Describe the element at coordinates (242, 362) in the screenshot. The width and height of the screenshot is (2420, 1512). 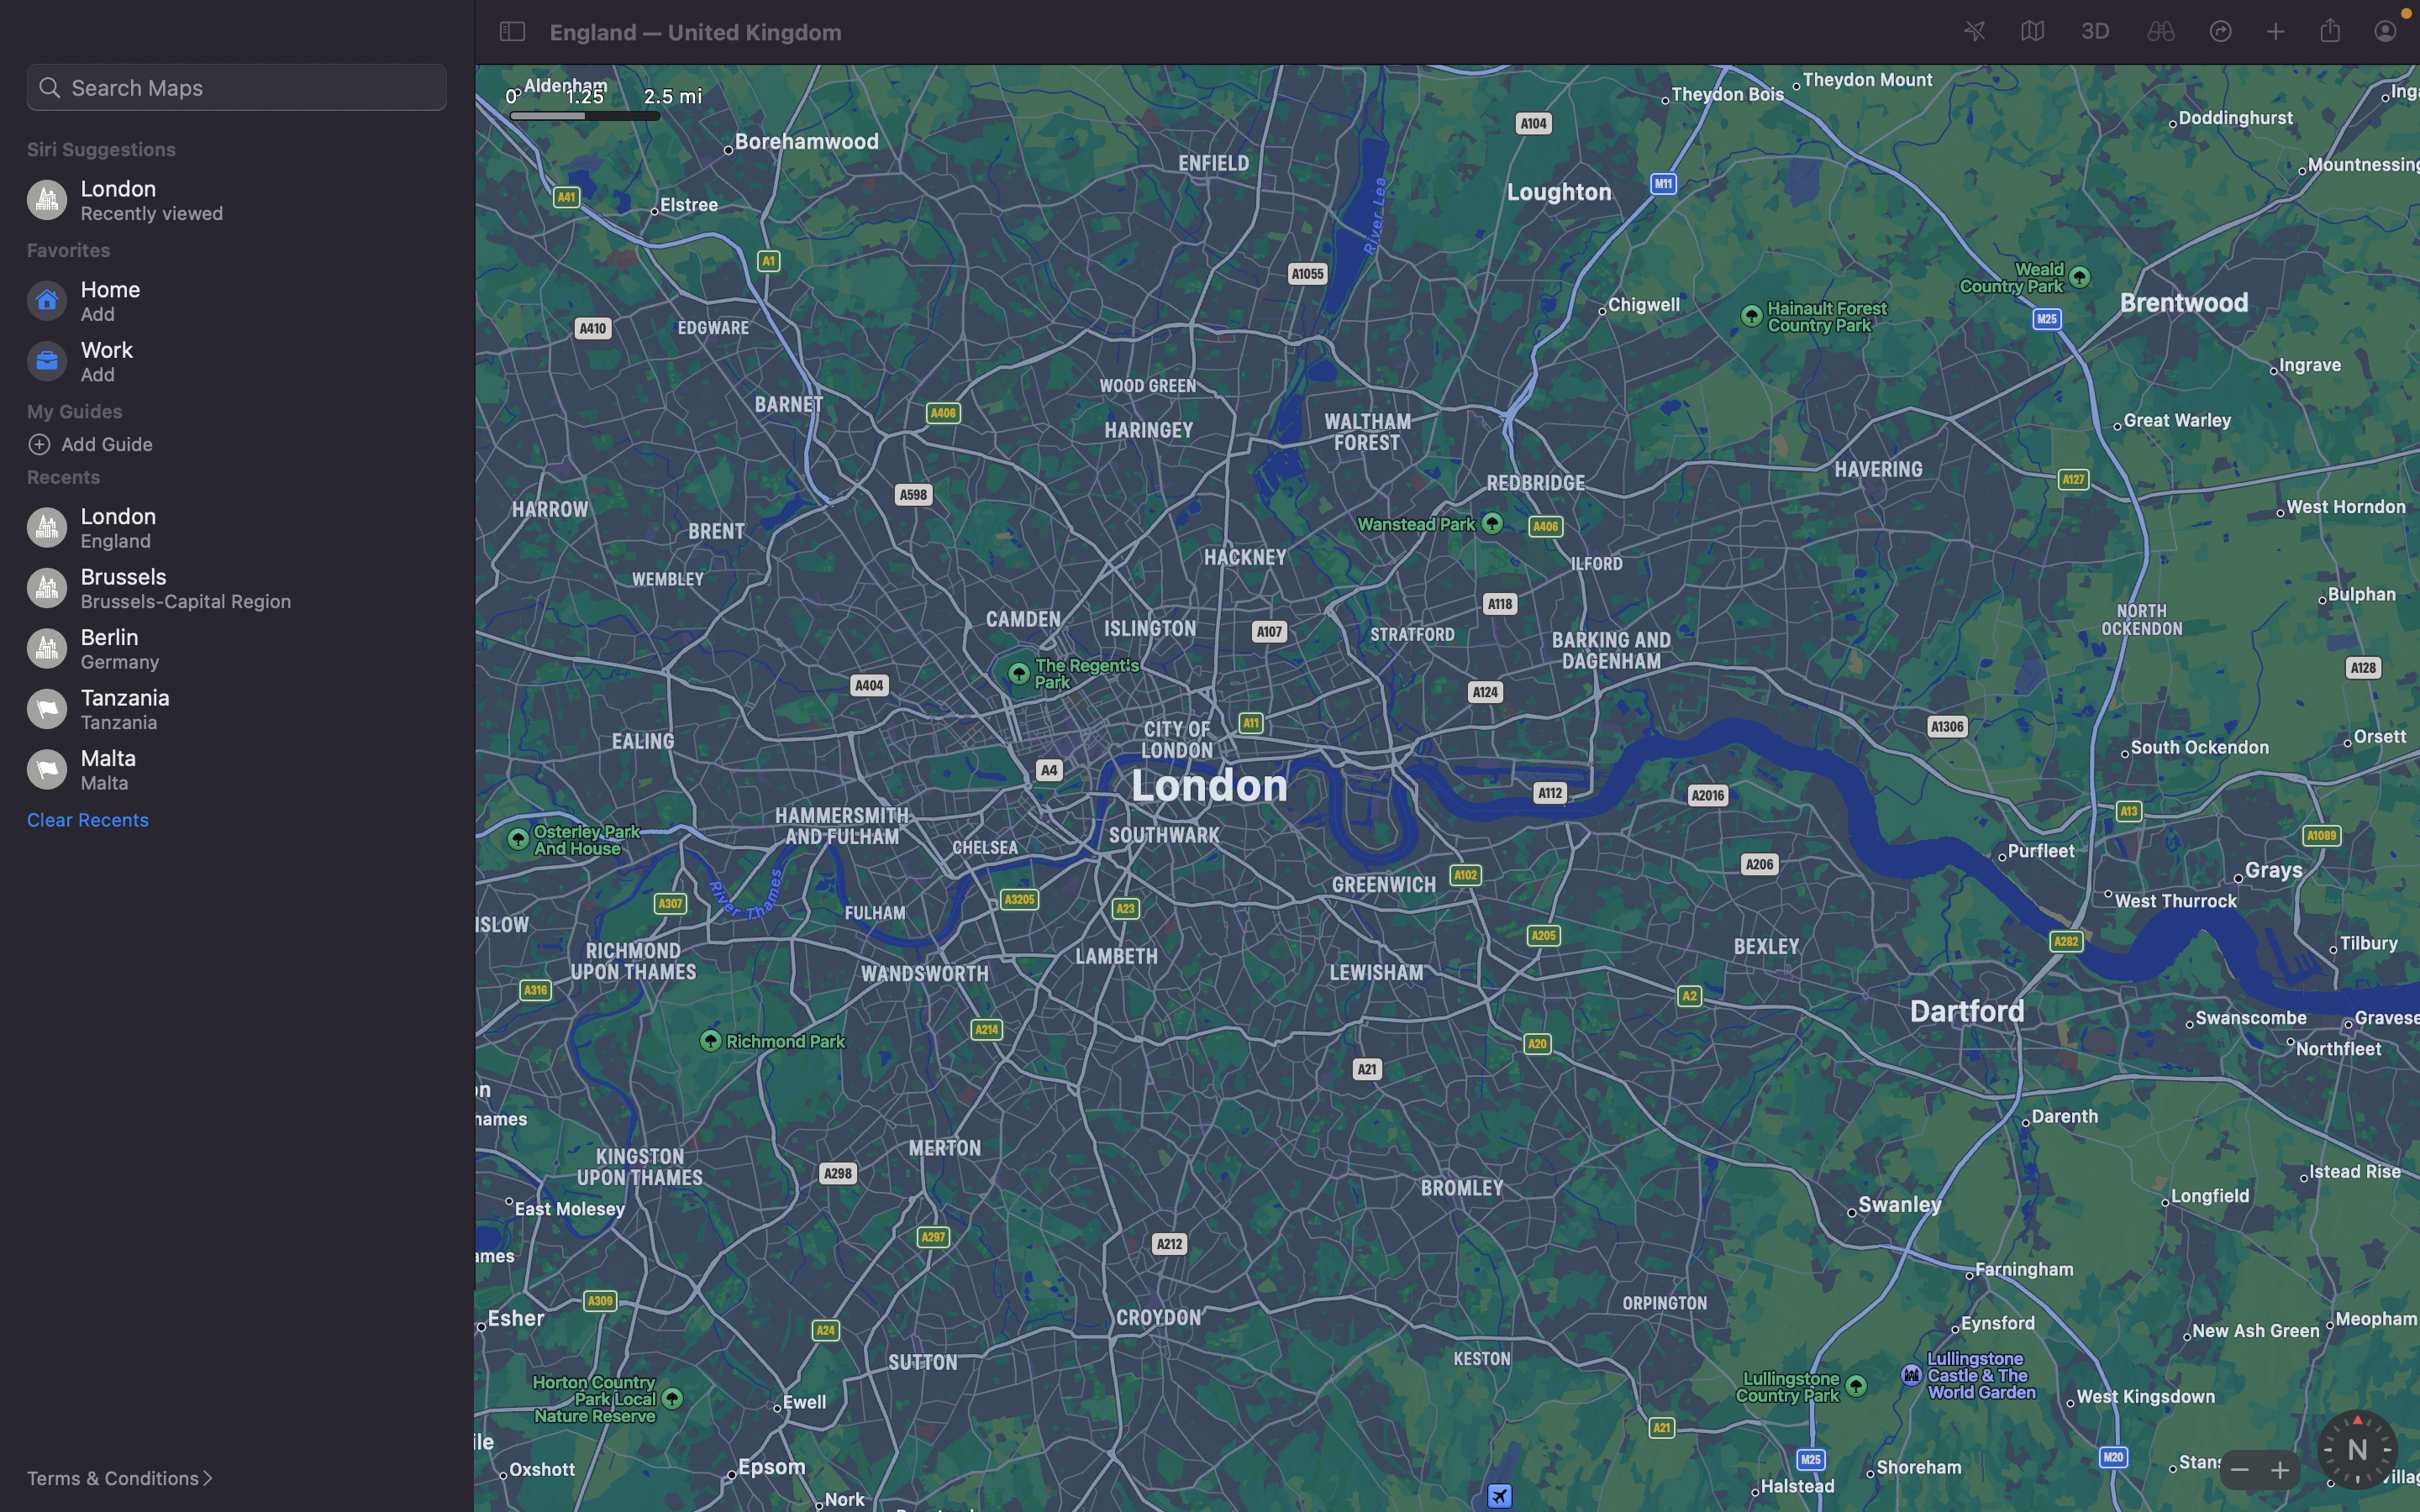
I see `Add a new work location` at that location.